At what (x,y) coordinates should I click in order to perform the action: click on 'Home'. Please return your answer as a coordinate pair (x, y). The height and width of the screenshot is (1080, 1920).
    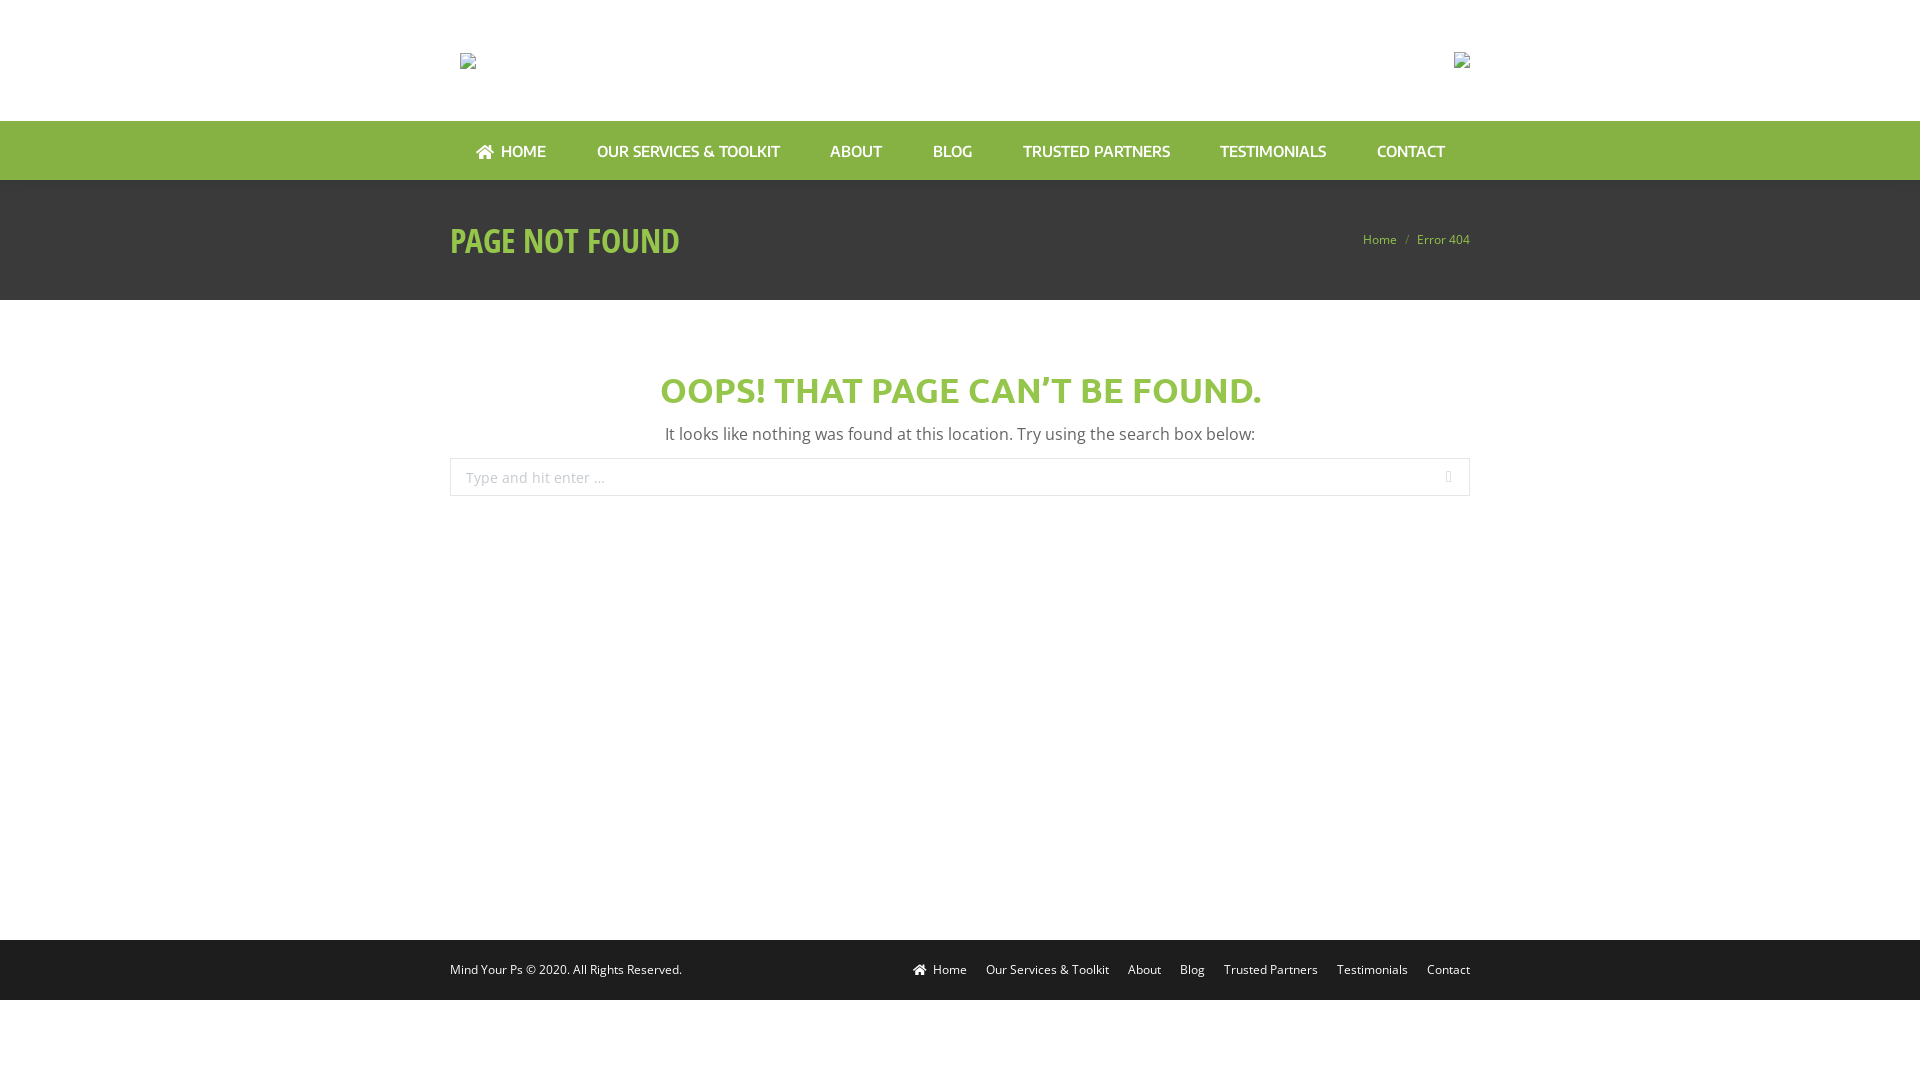
    Looking at the image, I should click on (1379, 238).